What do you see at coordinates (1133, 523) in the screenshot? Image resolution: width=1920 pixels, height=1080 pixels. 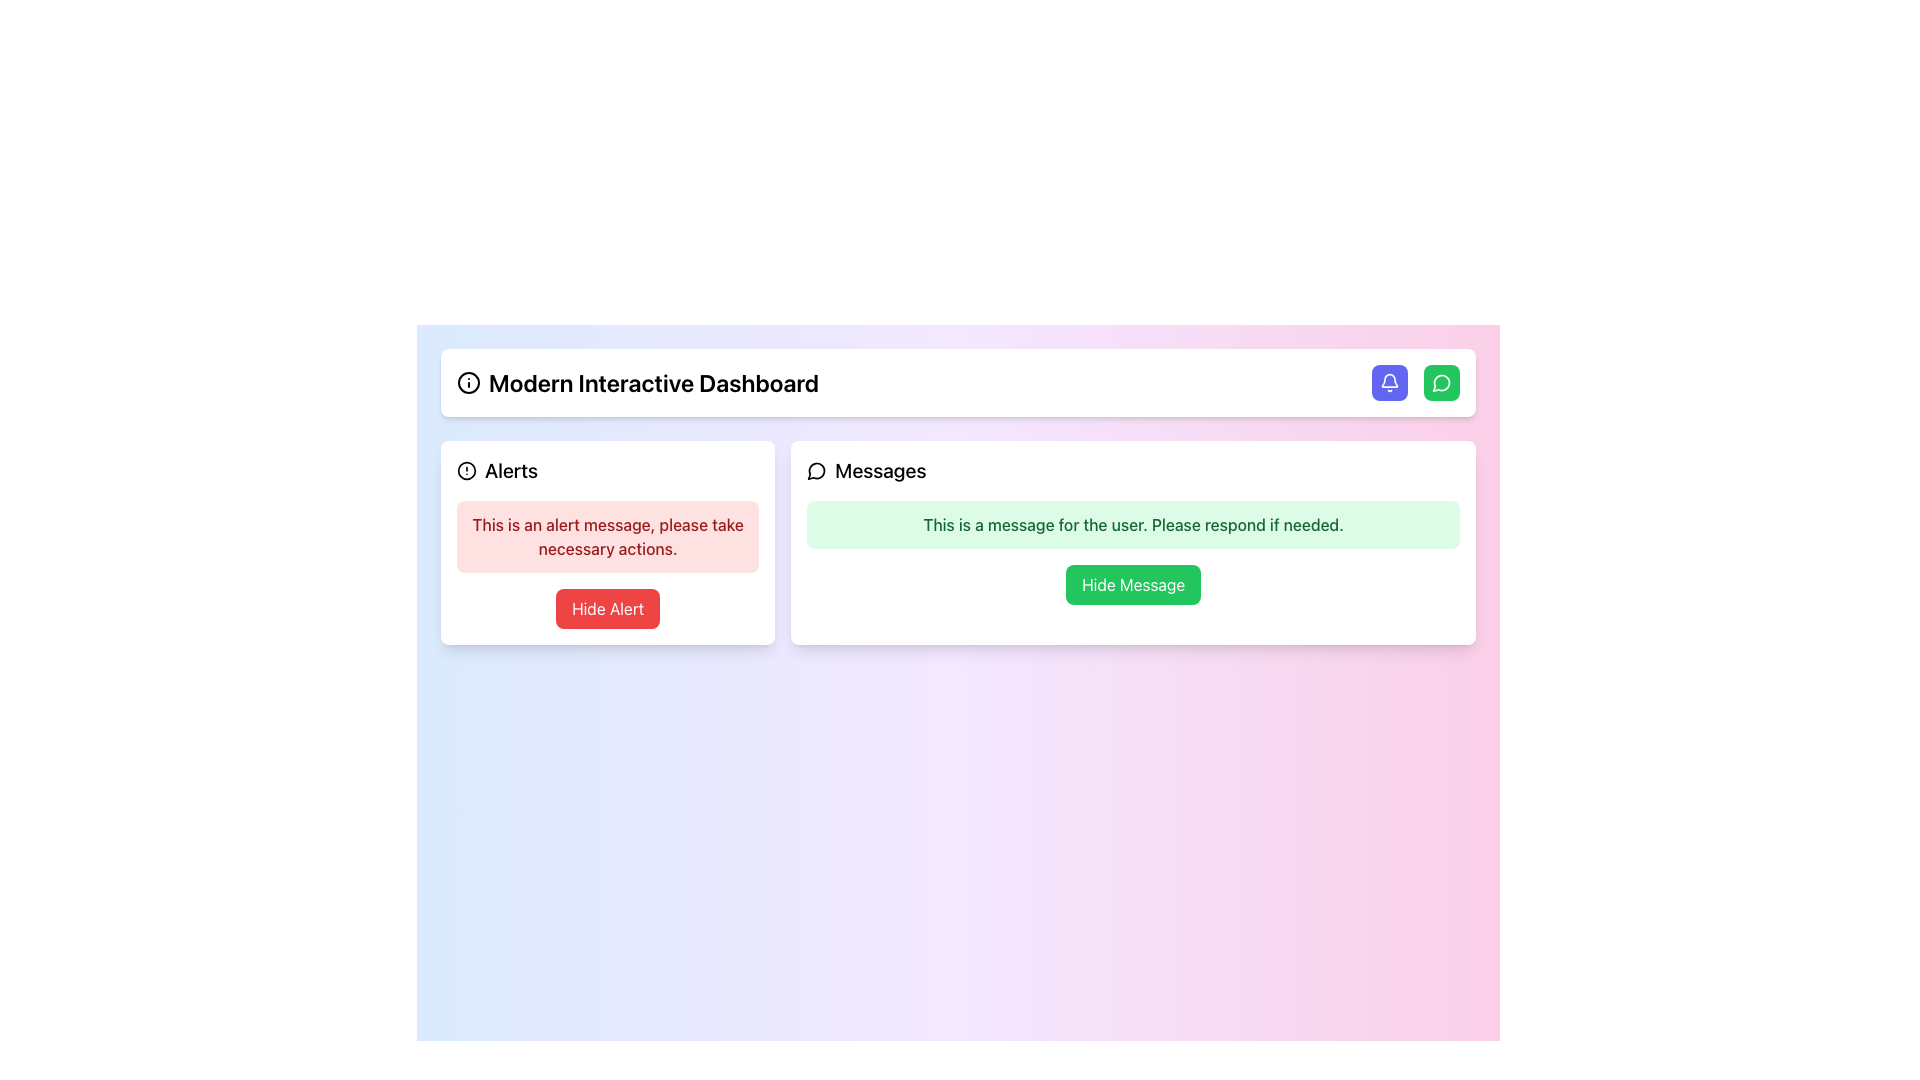 I see `the informational text in the 'Messages' section, which is centrally aligned with a light green background and located above the 'Hide Message' button` at bounding box center [1133, 523].